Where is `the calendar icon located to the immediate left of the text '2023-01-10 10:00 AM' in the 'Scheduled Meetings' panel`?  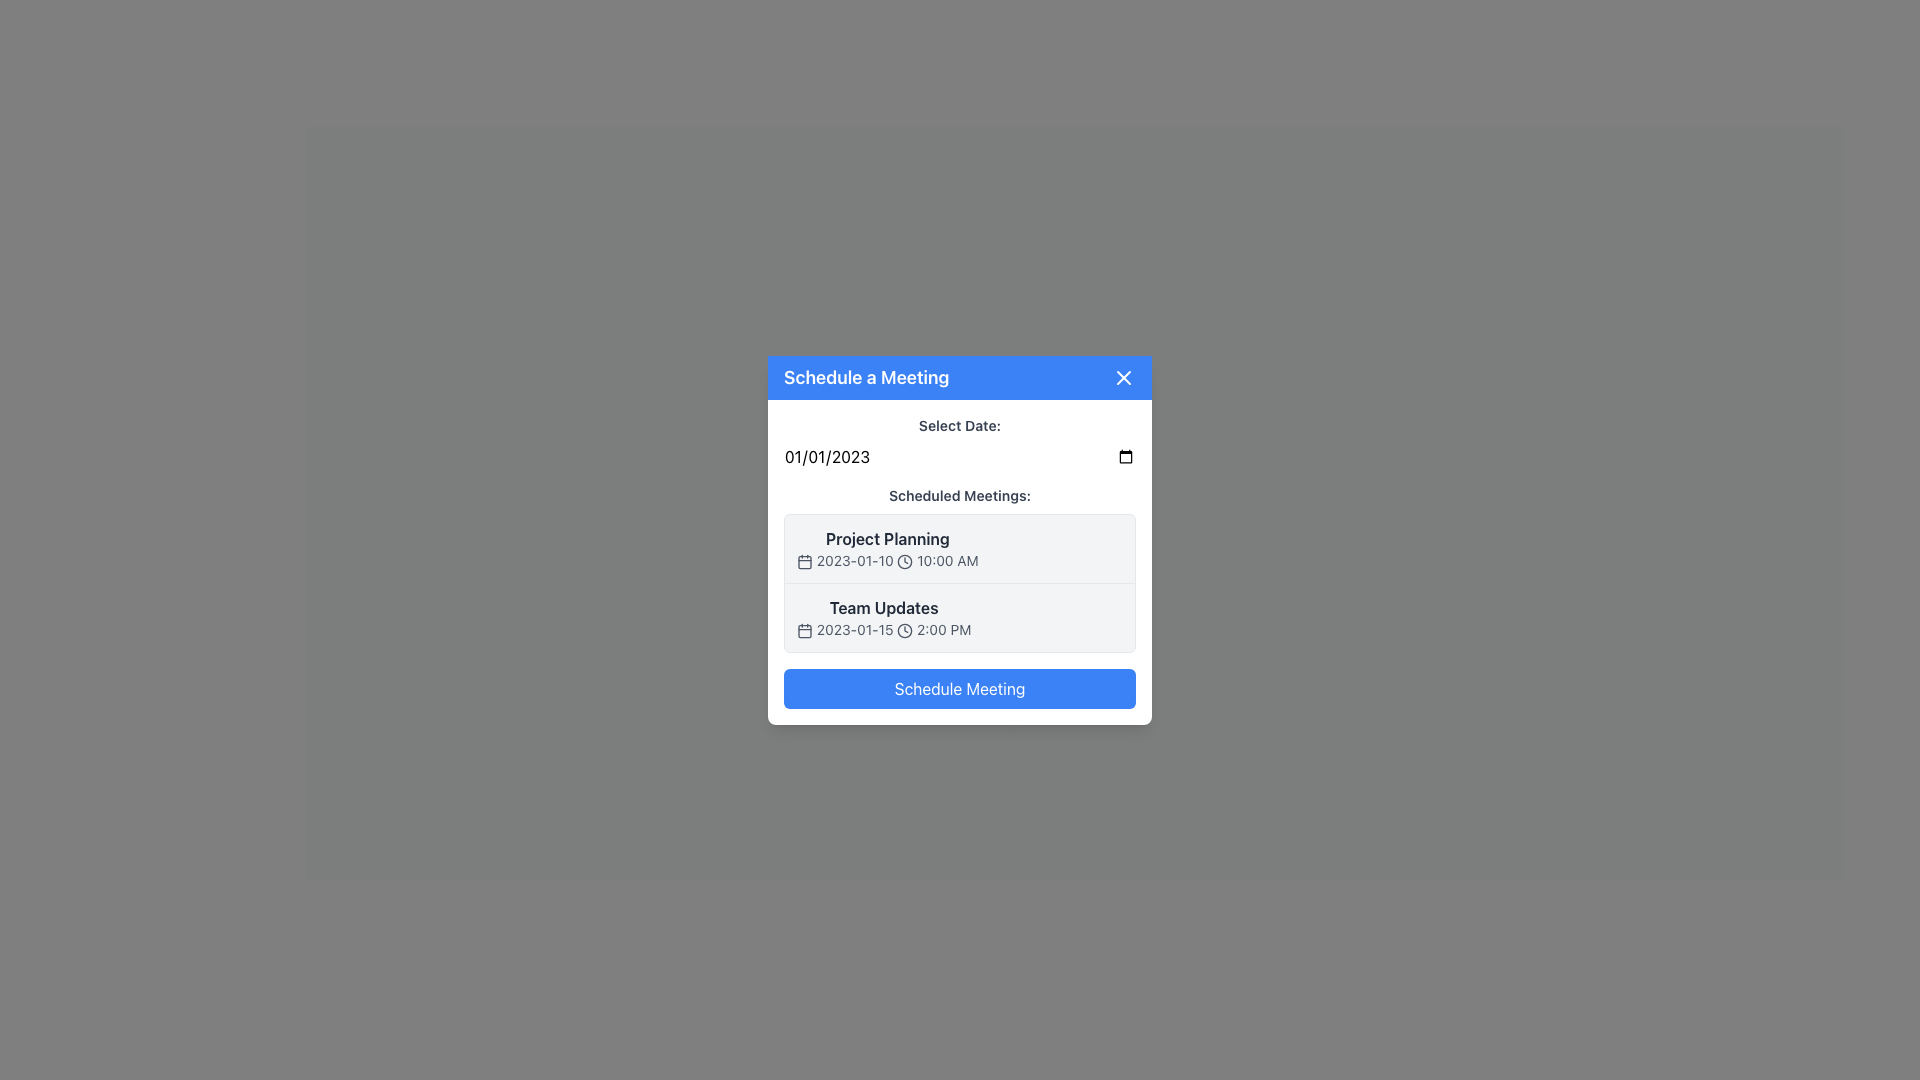 the calendar icon located to the immediate left of the text '2023-01-10 10:00 AM' in the 'Scheduled Meetings' panel is located at coordinates (805, 560).